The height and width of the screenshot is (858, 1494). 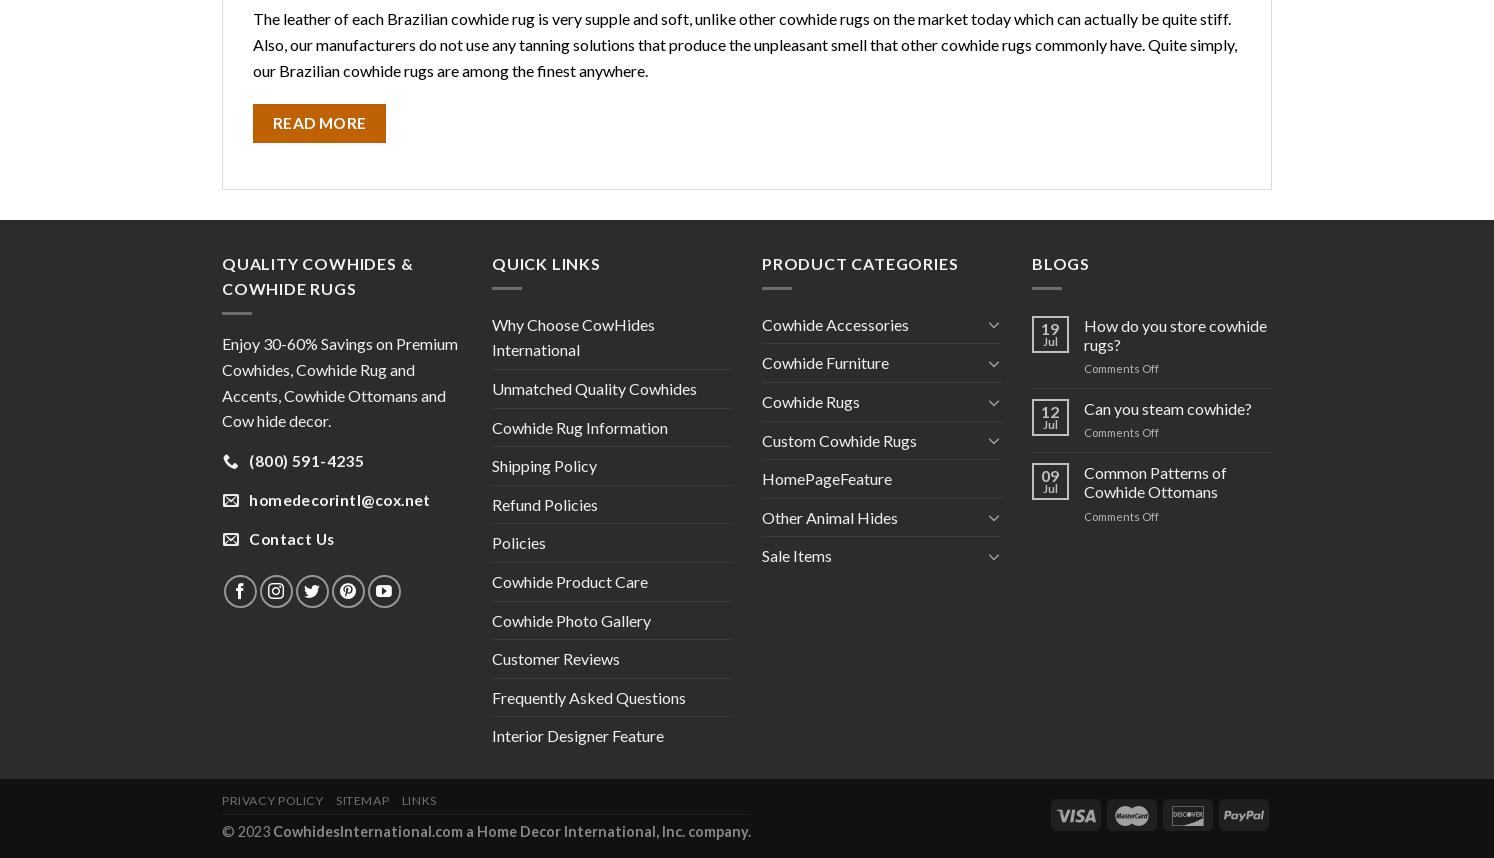 I want to click on 'PRODUCT CATEGORIES', so click(x=859, y=262).